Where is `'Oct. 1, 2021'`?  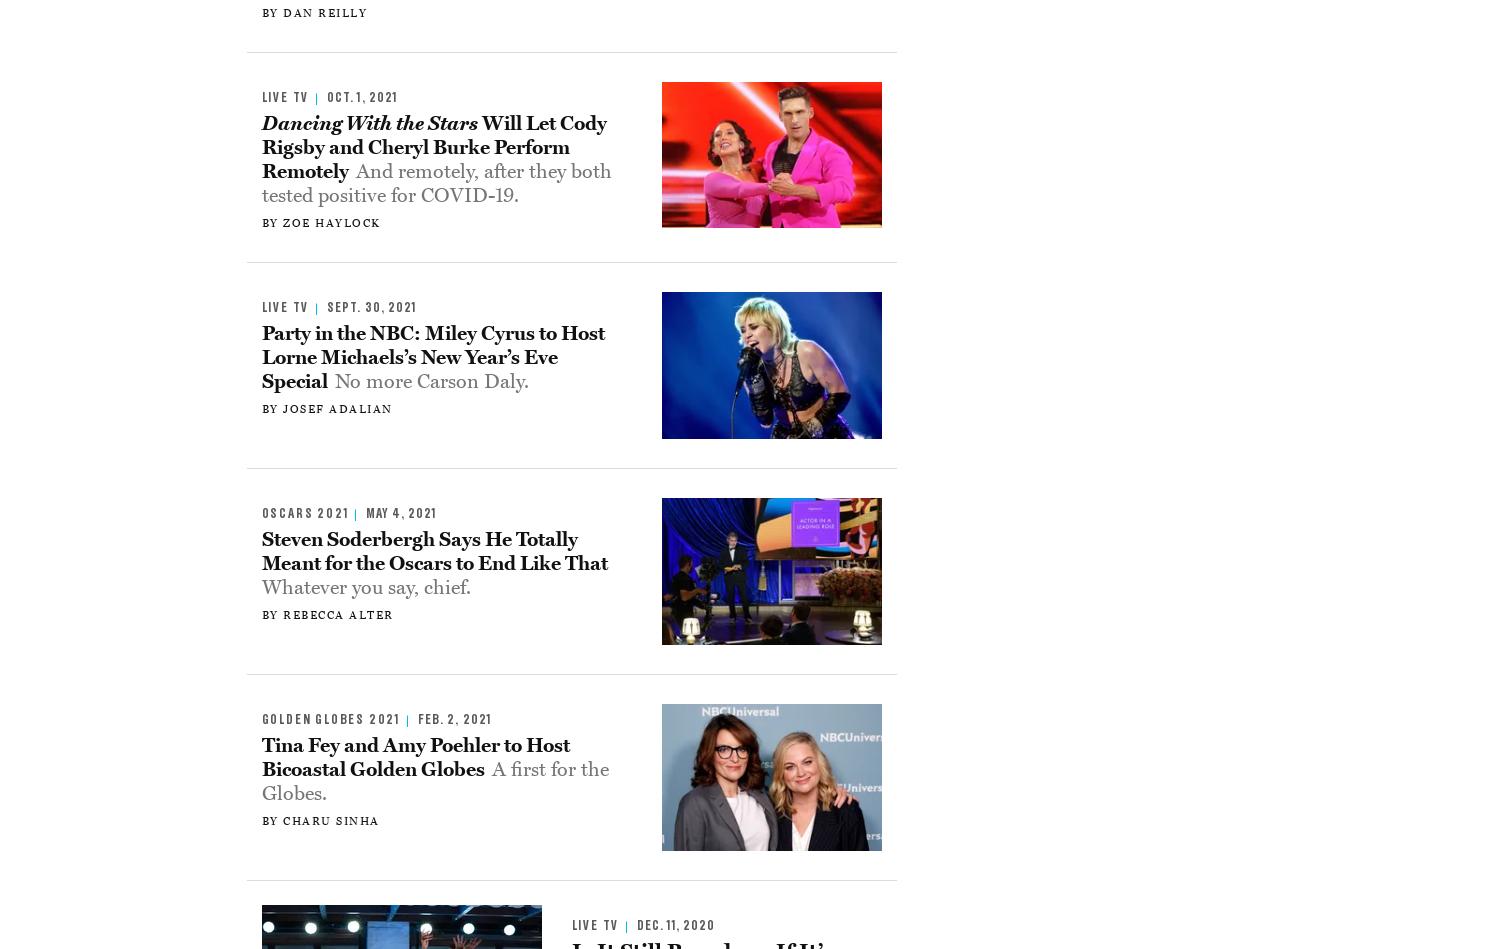 'Oct. 1, 2021' is located at coordinates (360, 98).